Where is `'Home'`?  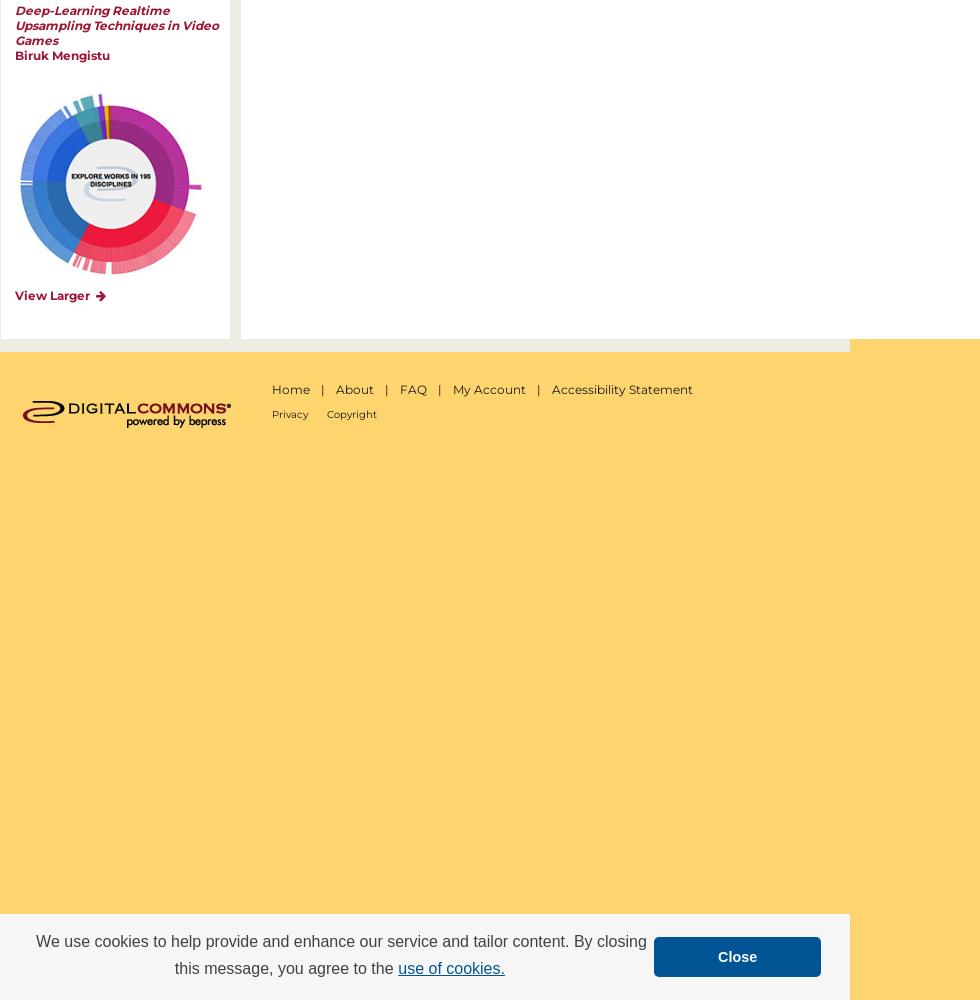 'Home' is located at coordinates (290, 389).